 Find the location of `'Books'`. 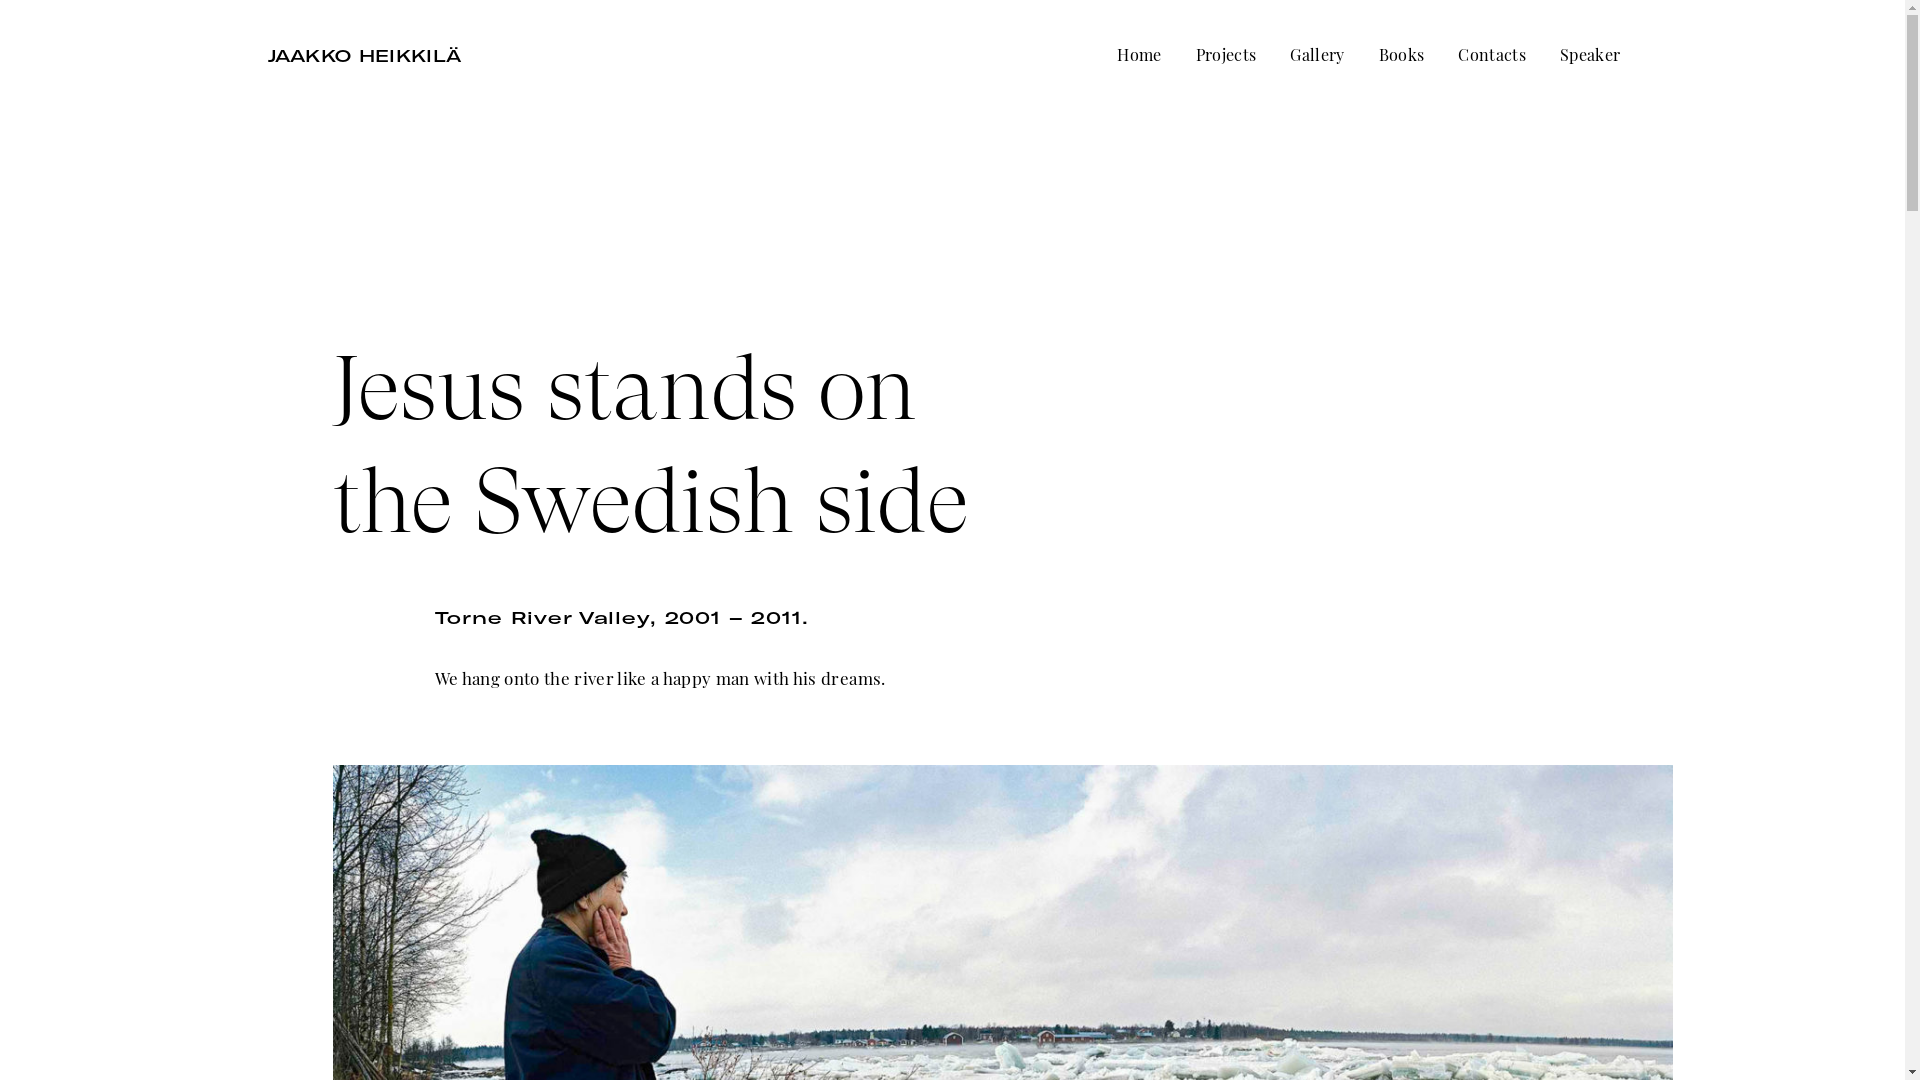

'Books' is located at coordinates (1368, 55).